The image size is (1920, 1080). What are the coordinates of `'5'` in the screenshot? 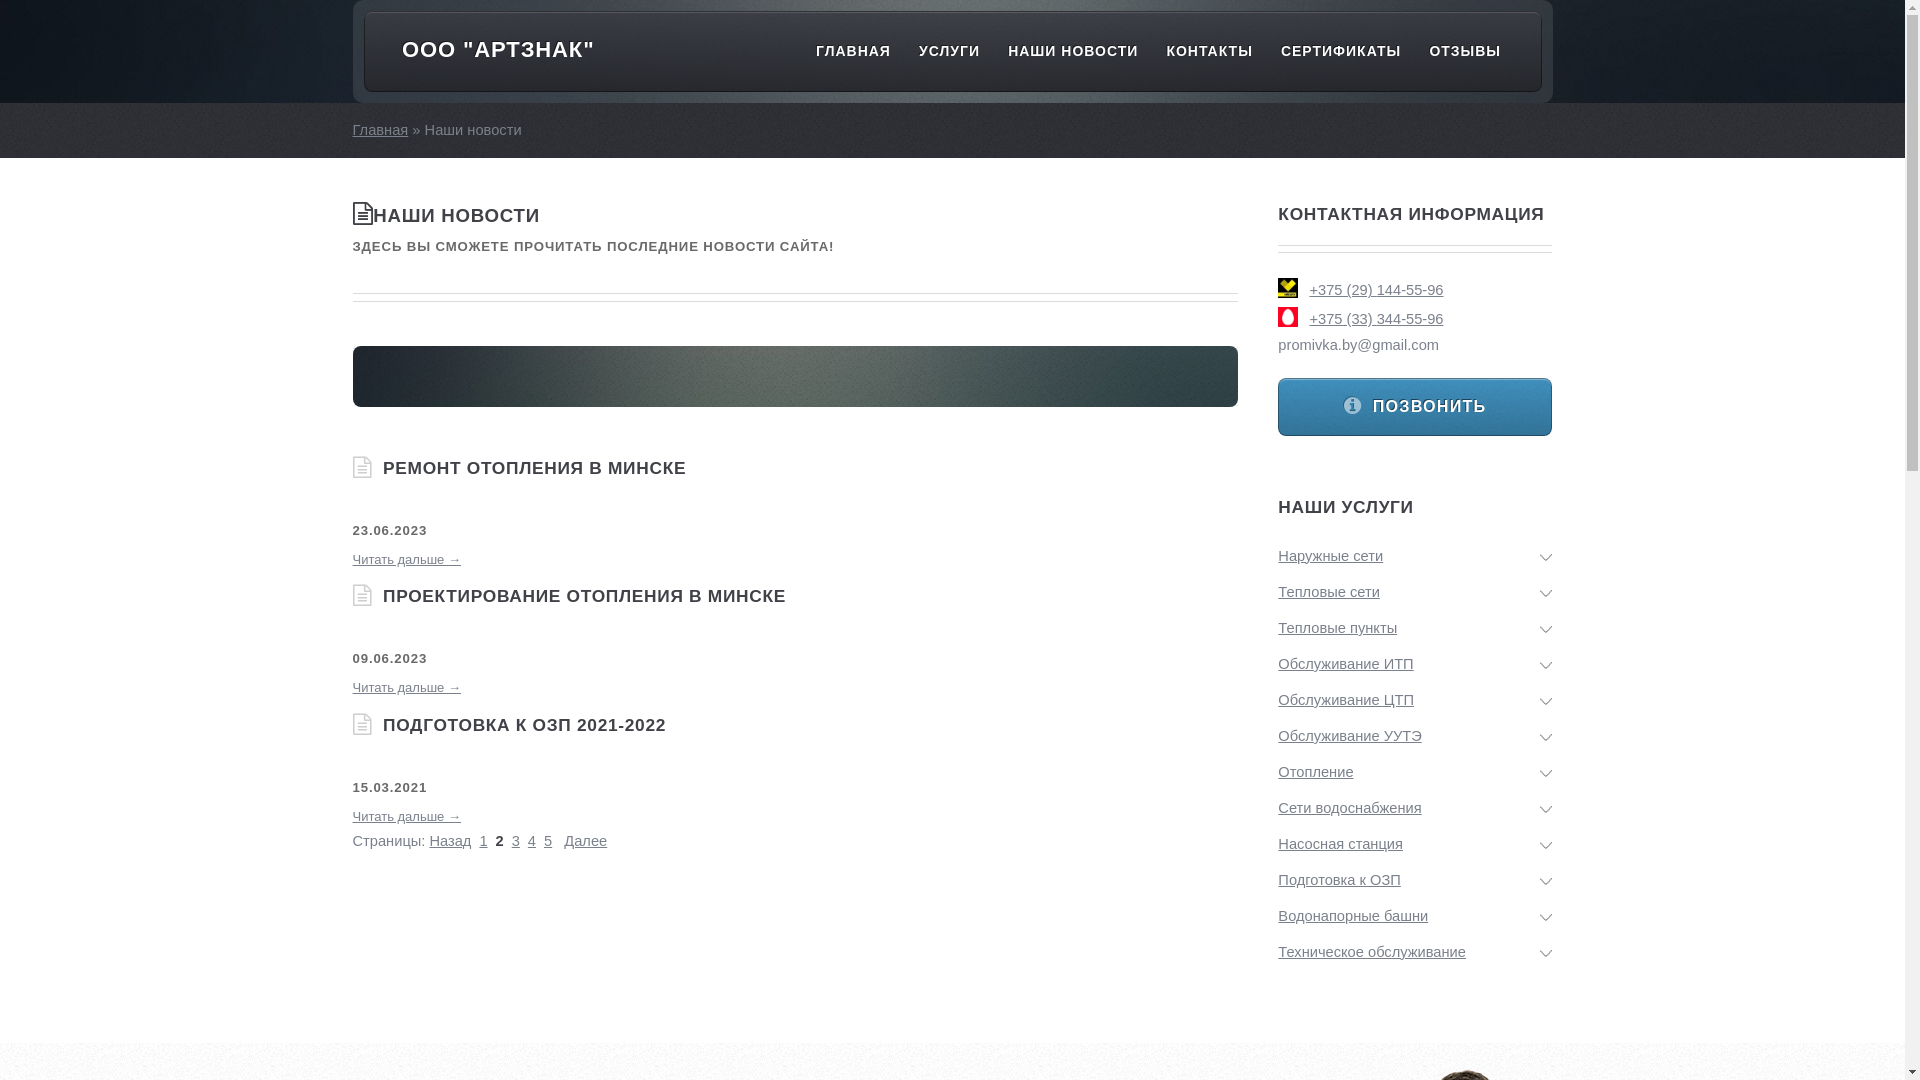 It's located at (547, 840).